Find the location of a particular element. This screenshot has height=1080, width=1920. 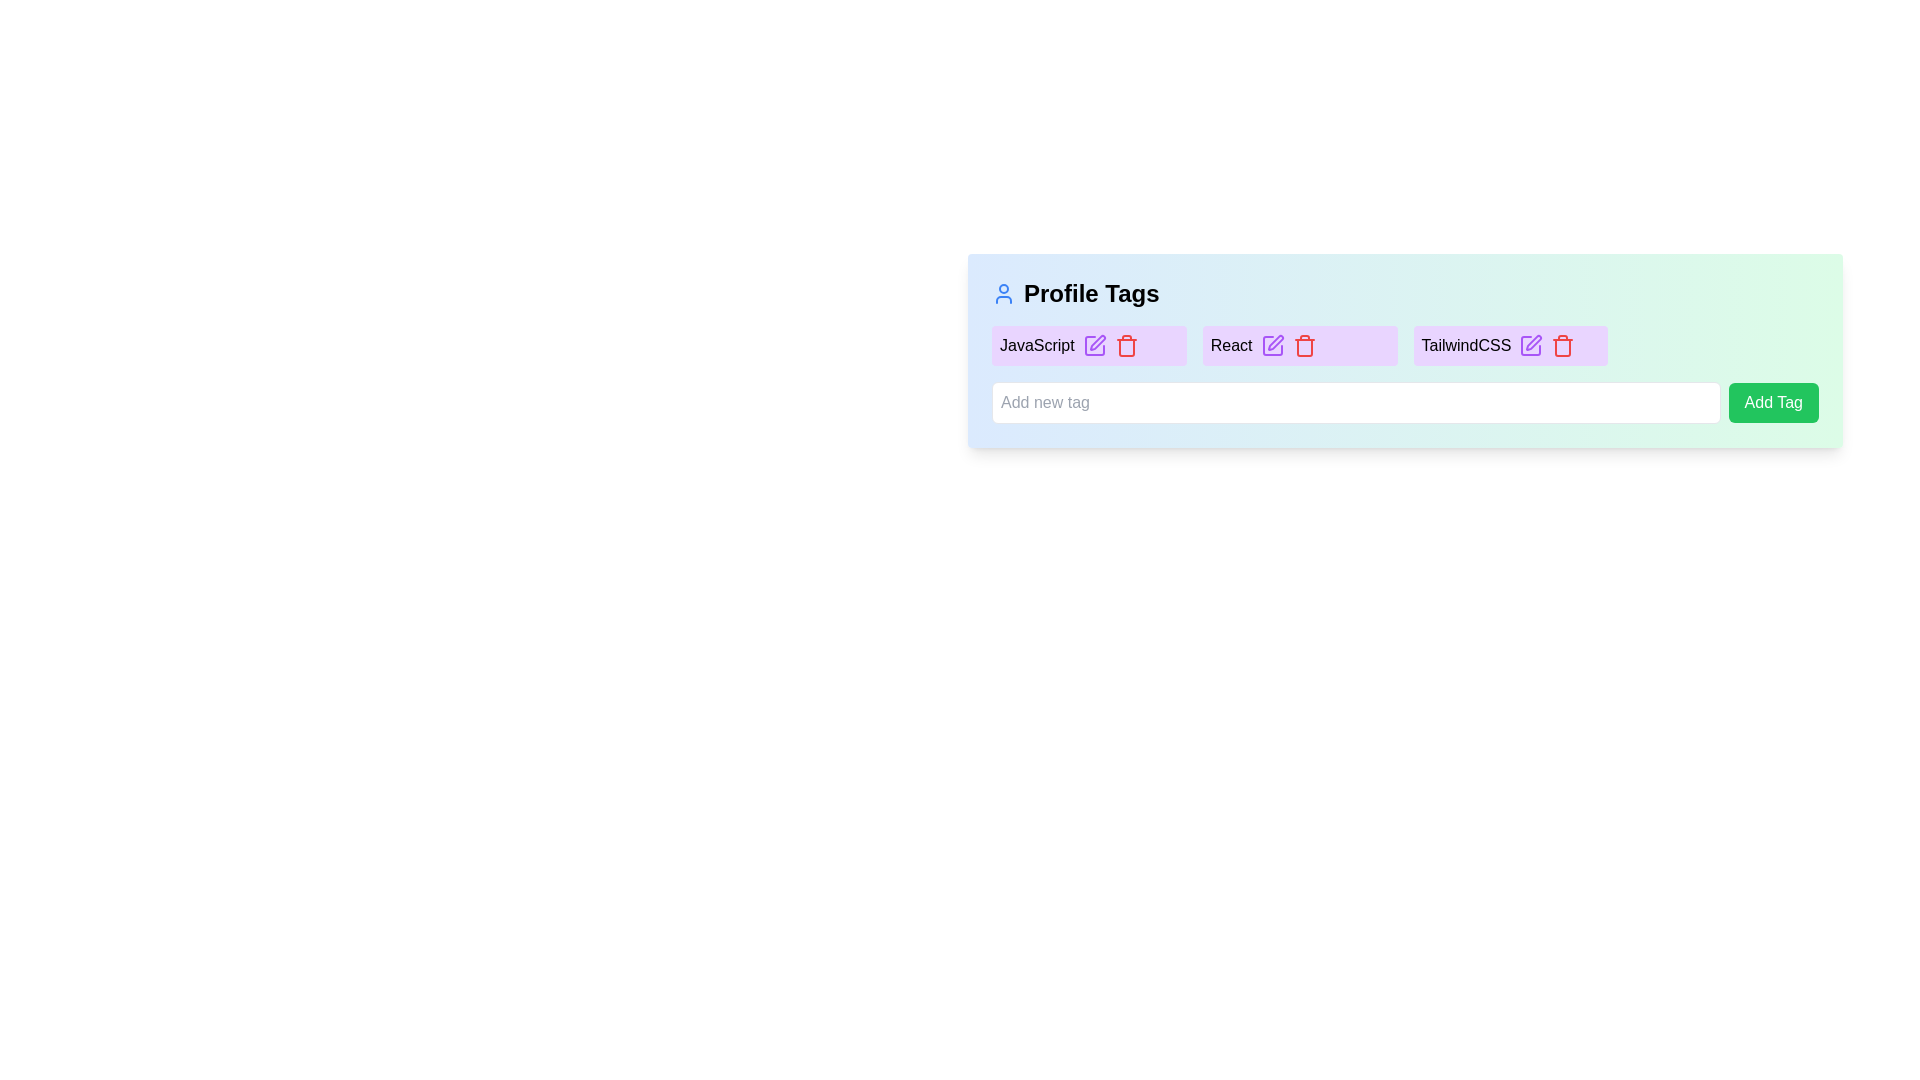

the 'React' text label, which is the second tag in the 'Profile Tags' section is located at coordinates (1230, 345).